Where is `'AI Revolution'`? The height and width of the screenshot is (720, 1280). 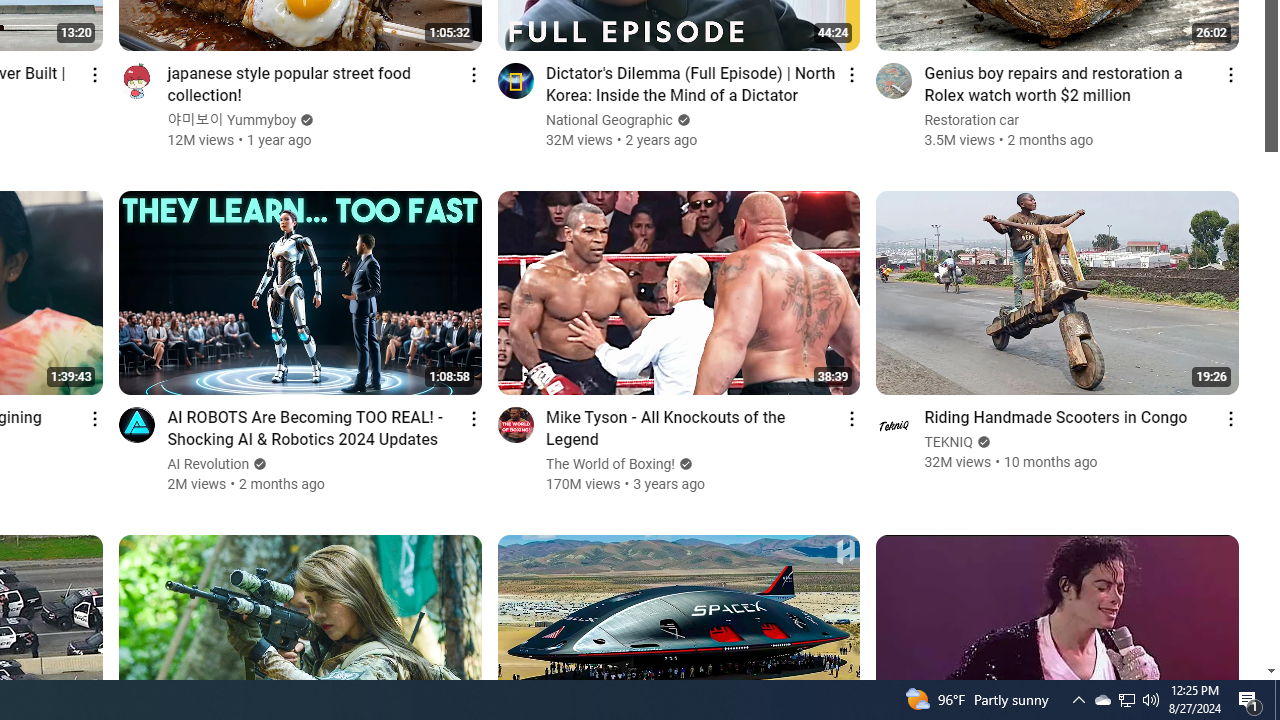 'AI Revolution' is located at coordinates (208, 464).